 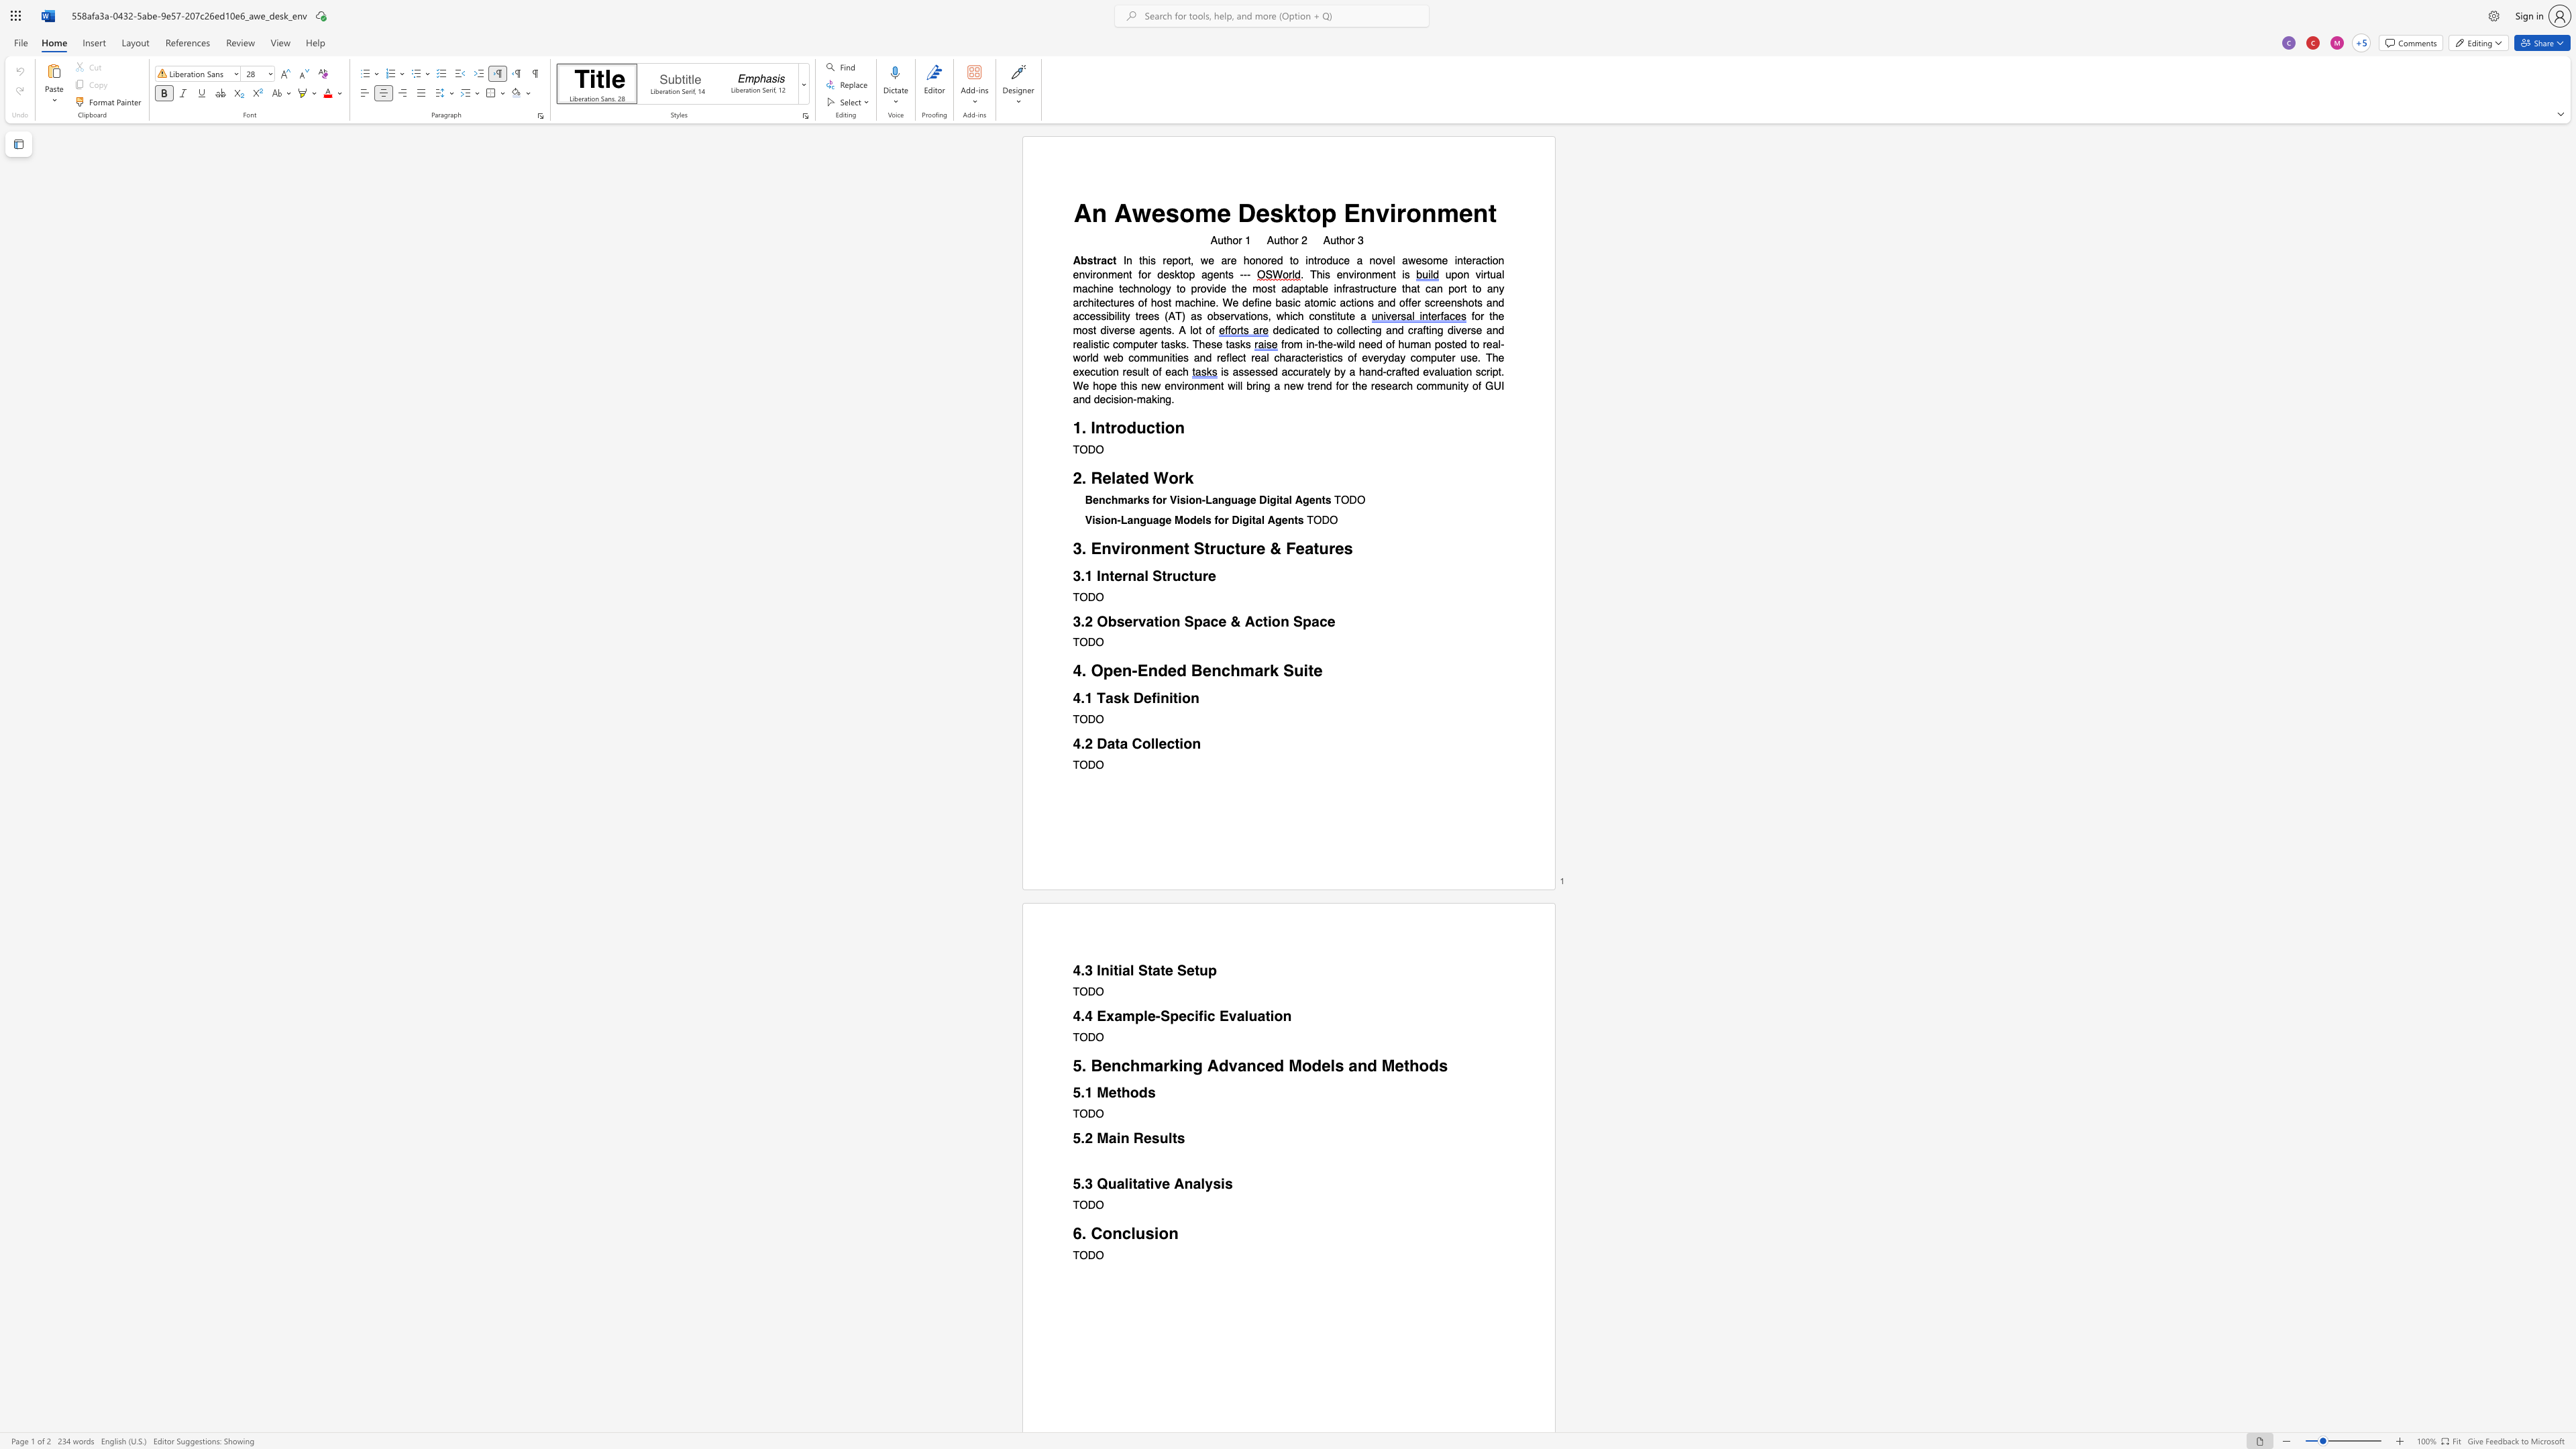 I want to click on the subset text "s report, we are honored to introduce a novel aw" within the text "In this report, we are honored to introduce a novel awesome interaction environment for desktop agents ---", so click(x=1149, y=260).